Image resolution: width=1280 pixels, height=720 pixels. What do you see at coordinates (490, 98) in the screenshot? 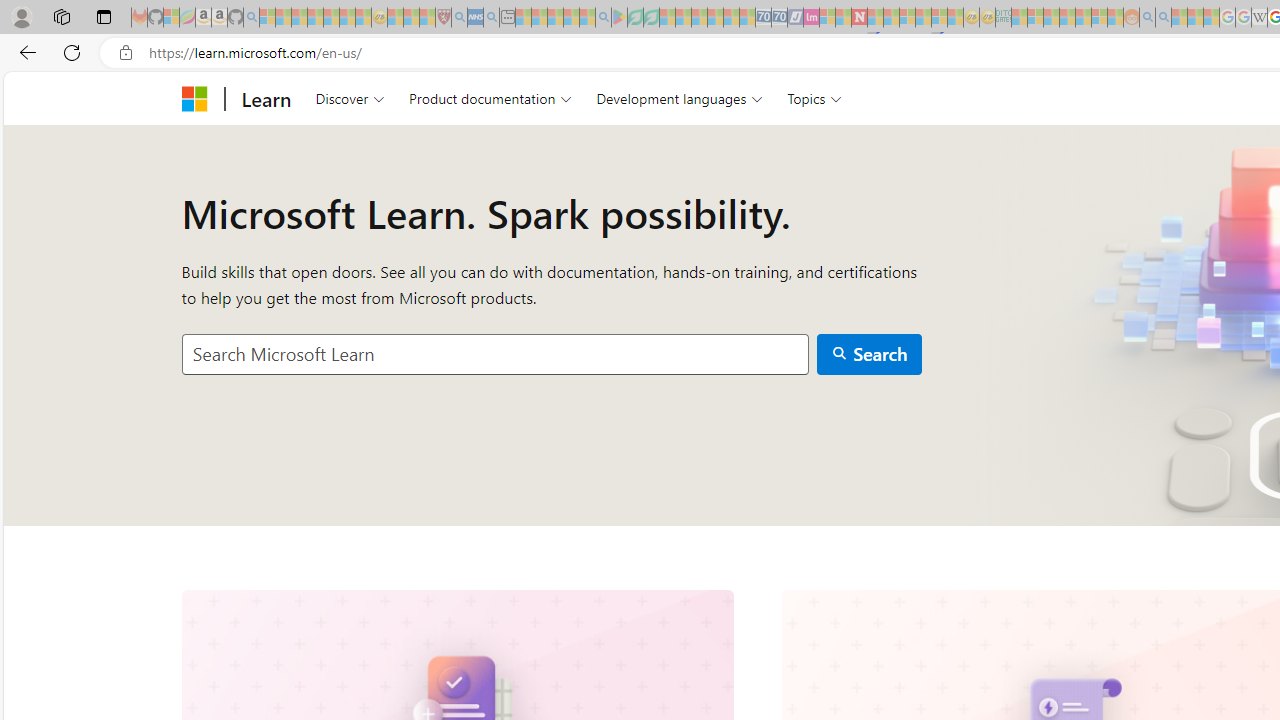
I see `'Product documentation'` at bounding box center [490, 98].